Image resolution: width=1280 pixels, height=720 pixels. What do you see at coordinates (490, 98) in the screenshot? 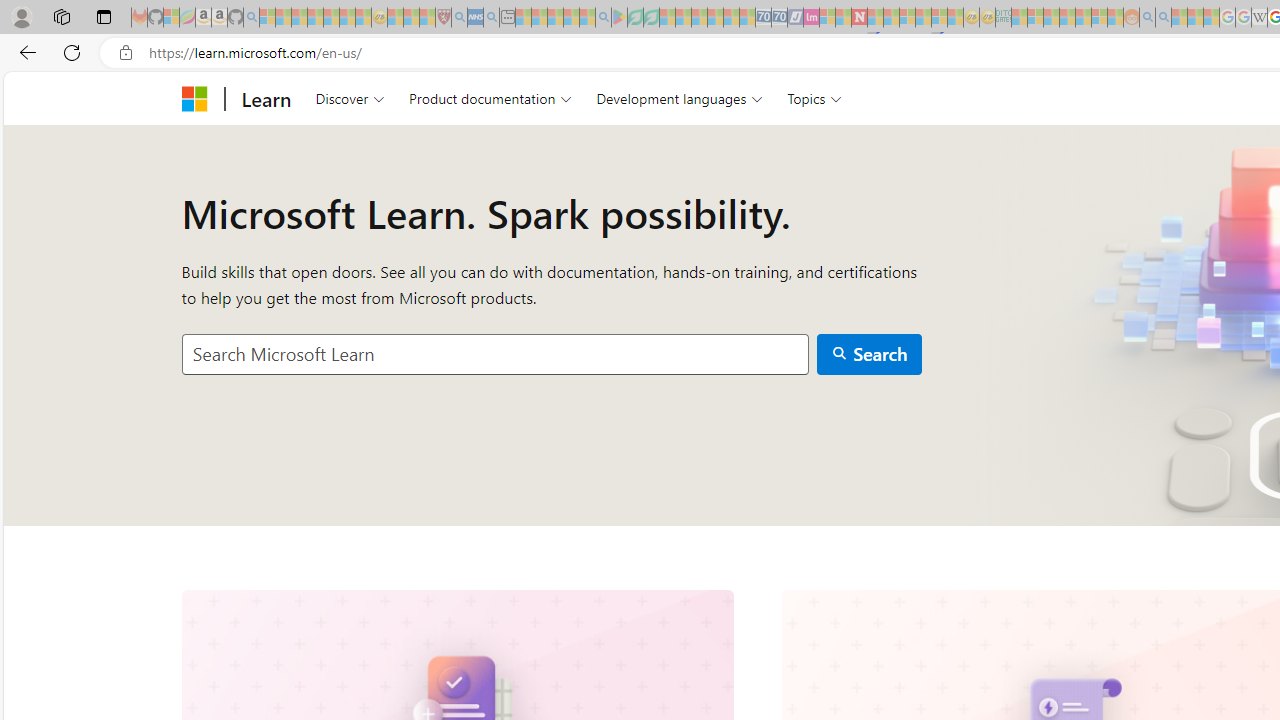
I see `'Product documentation'` at bounding box center [490, 98].